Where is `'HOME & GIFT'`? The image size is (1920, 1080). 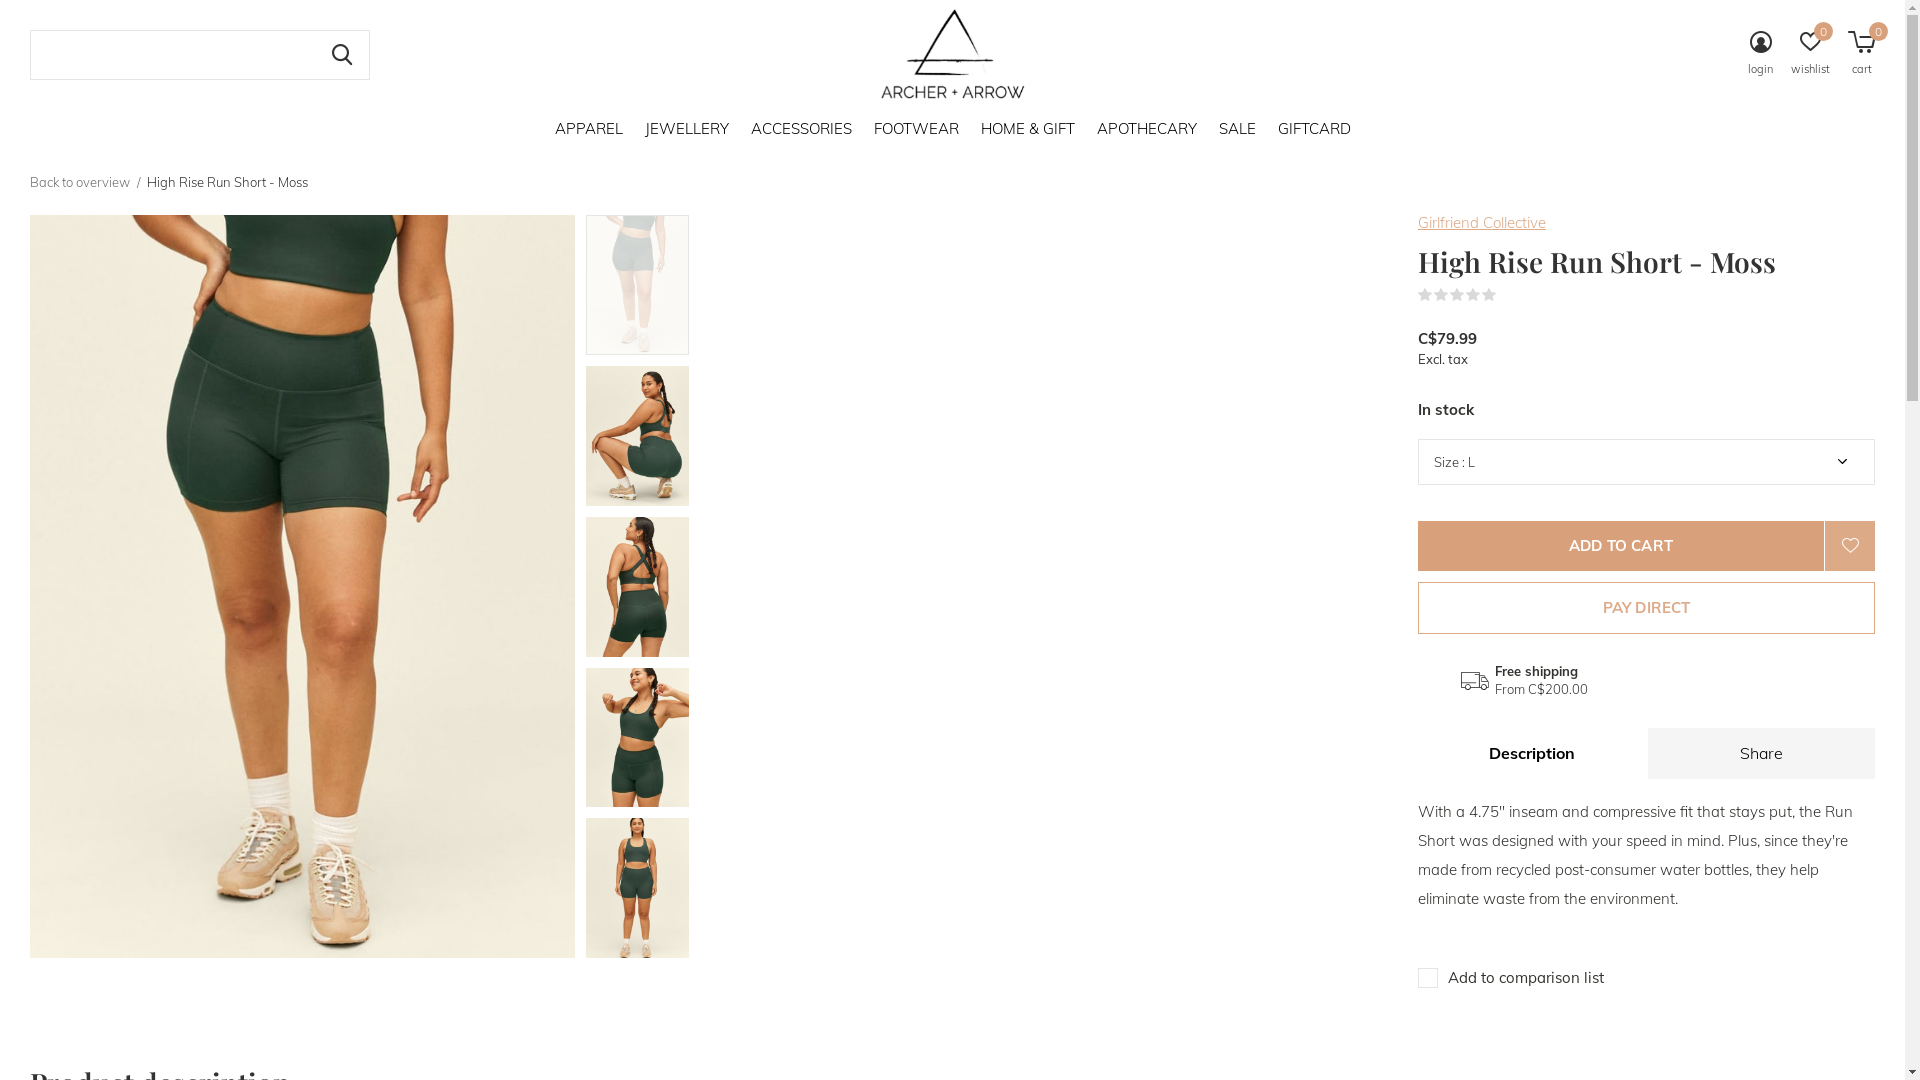
'HOME & GIFT' is located at coordinates (1027, 127).